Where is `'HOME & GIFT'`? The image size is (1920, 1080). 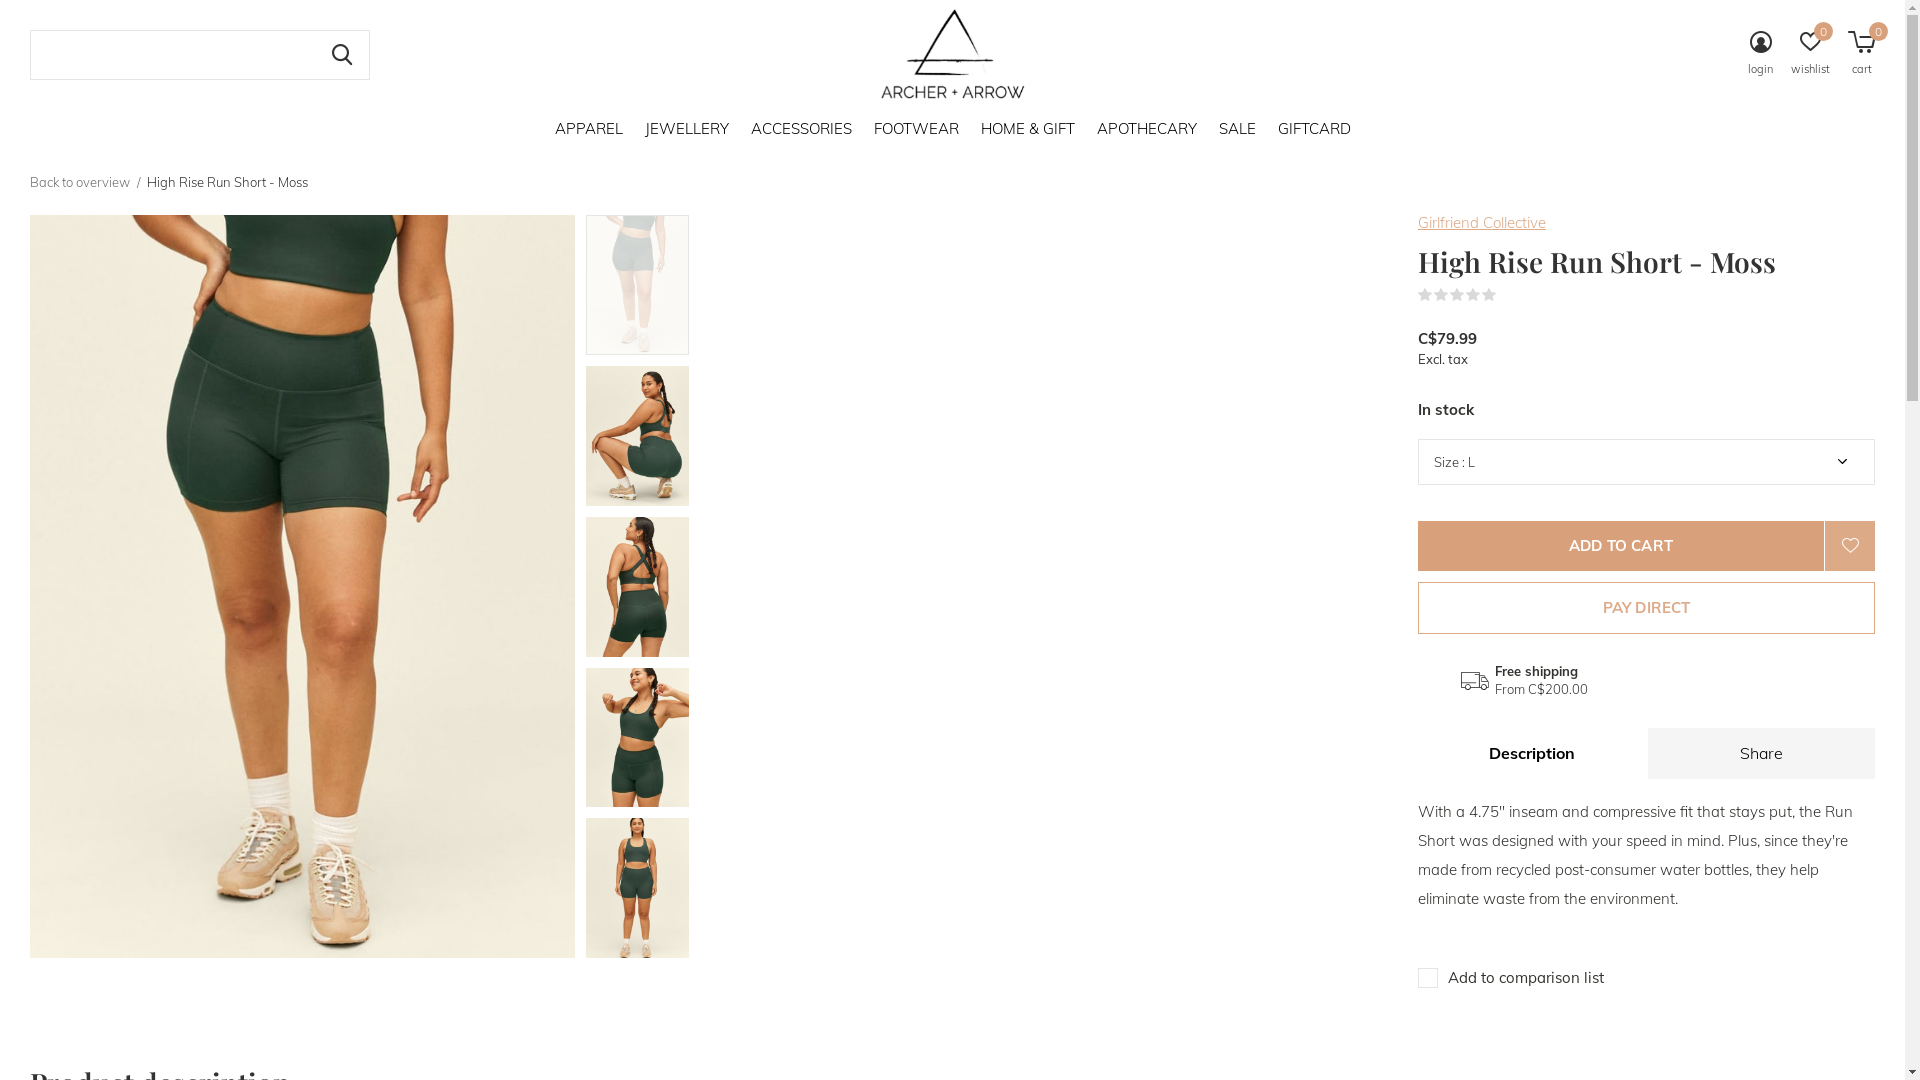
'HOME & GIFT' is located at coordinates (1027, 127).